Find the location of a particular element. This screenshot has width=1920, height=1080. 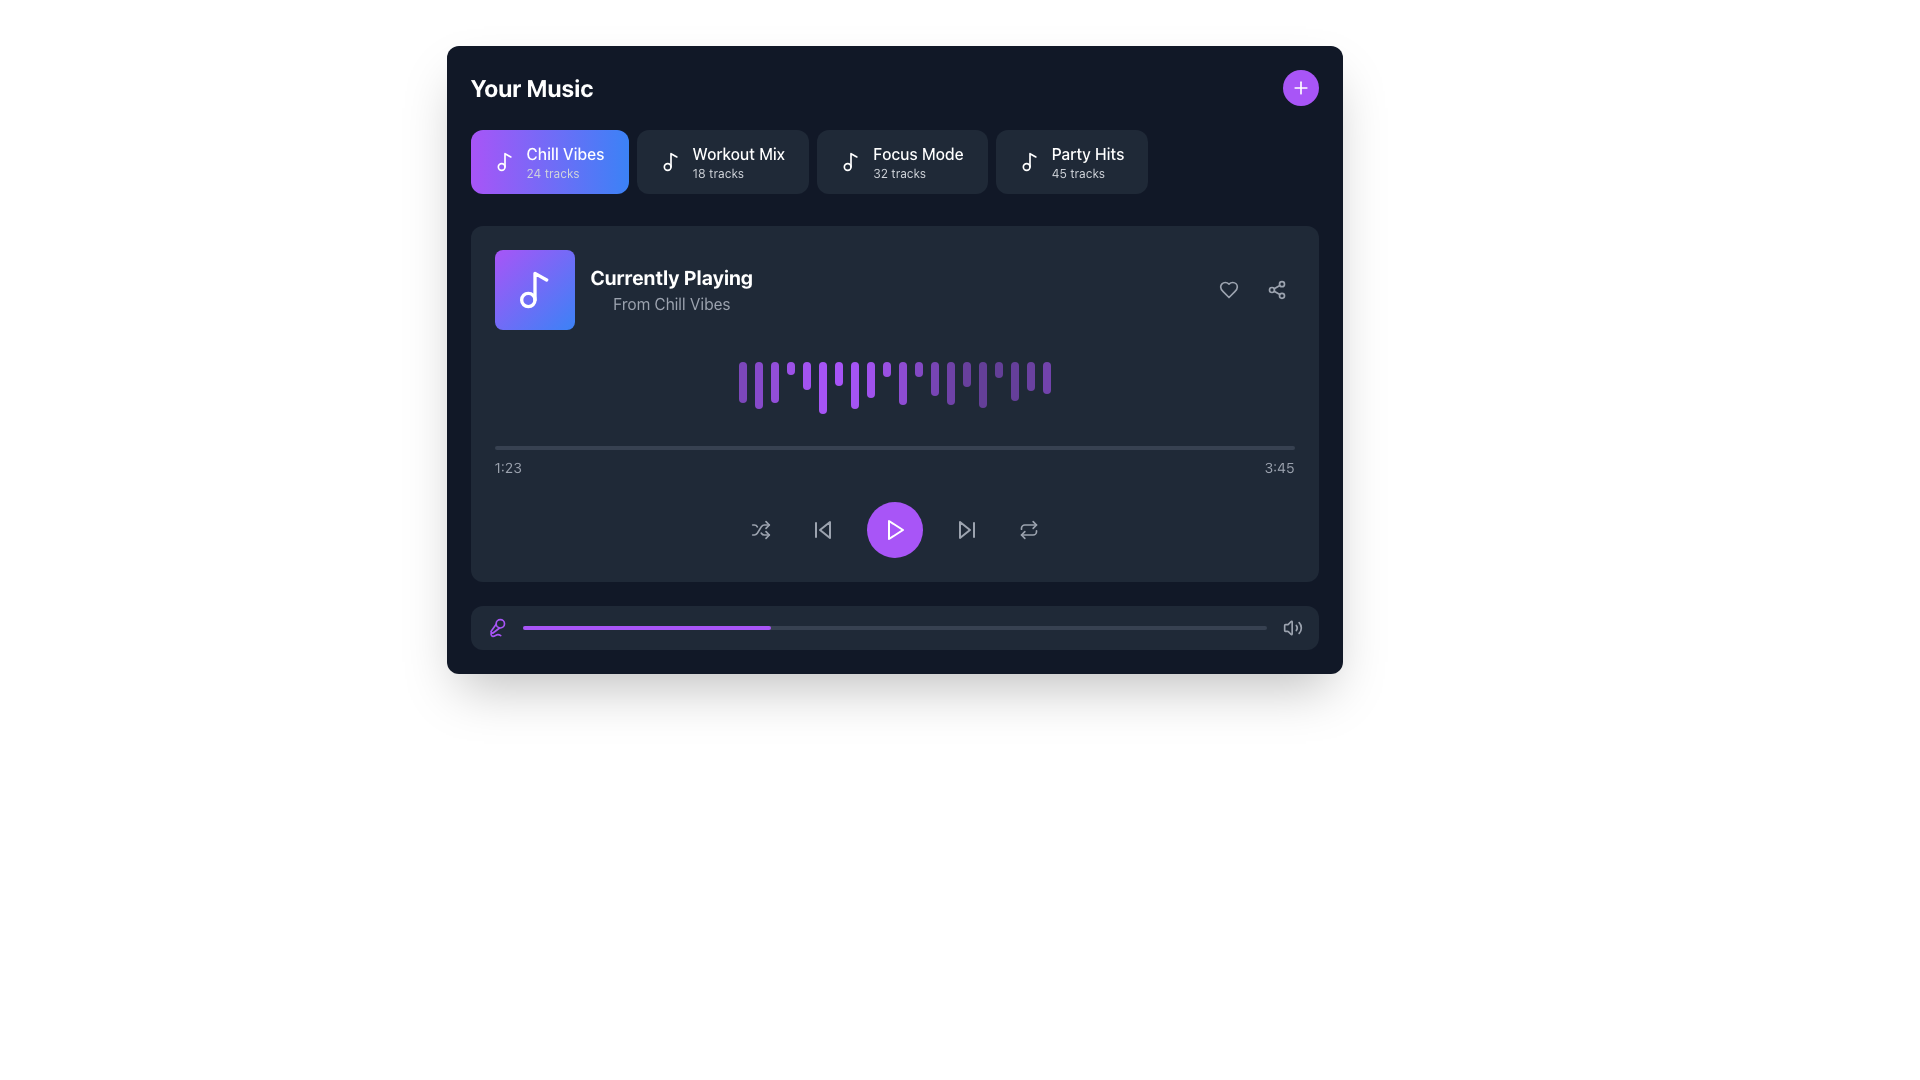

playback time is located at coordinates (770, 447).